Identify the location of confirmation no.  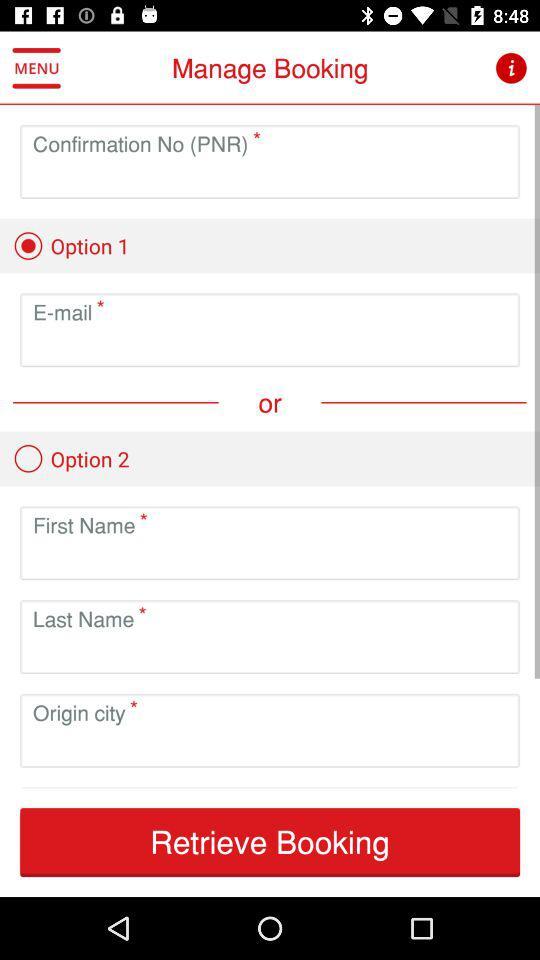
(270, 176).